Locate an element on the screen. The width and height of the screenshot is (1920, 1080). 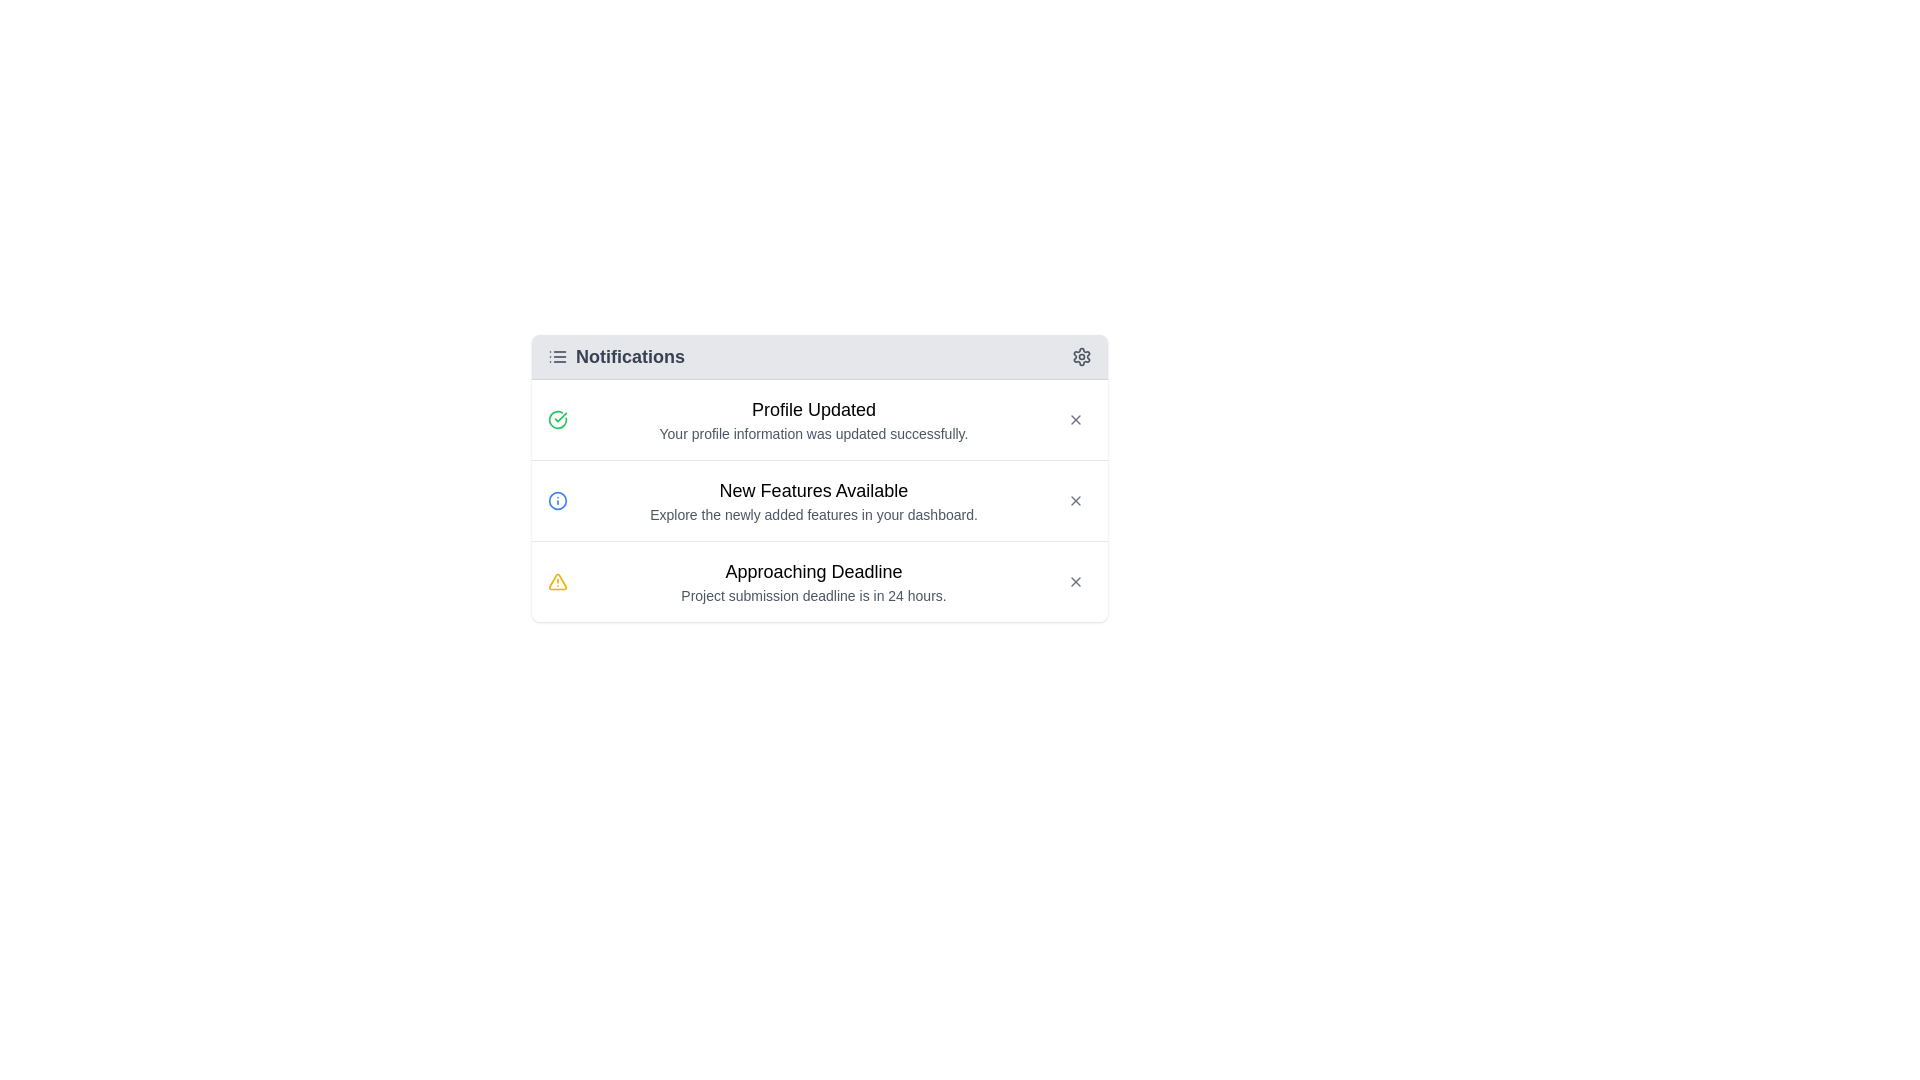
the close button located in the top-right corner of the notification titled 'New Features Available' to change the icon color is located at coordinates (1074, 500).